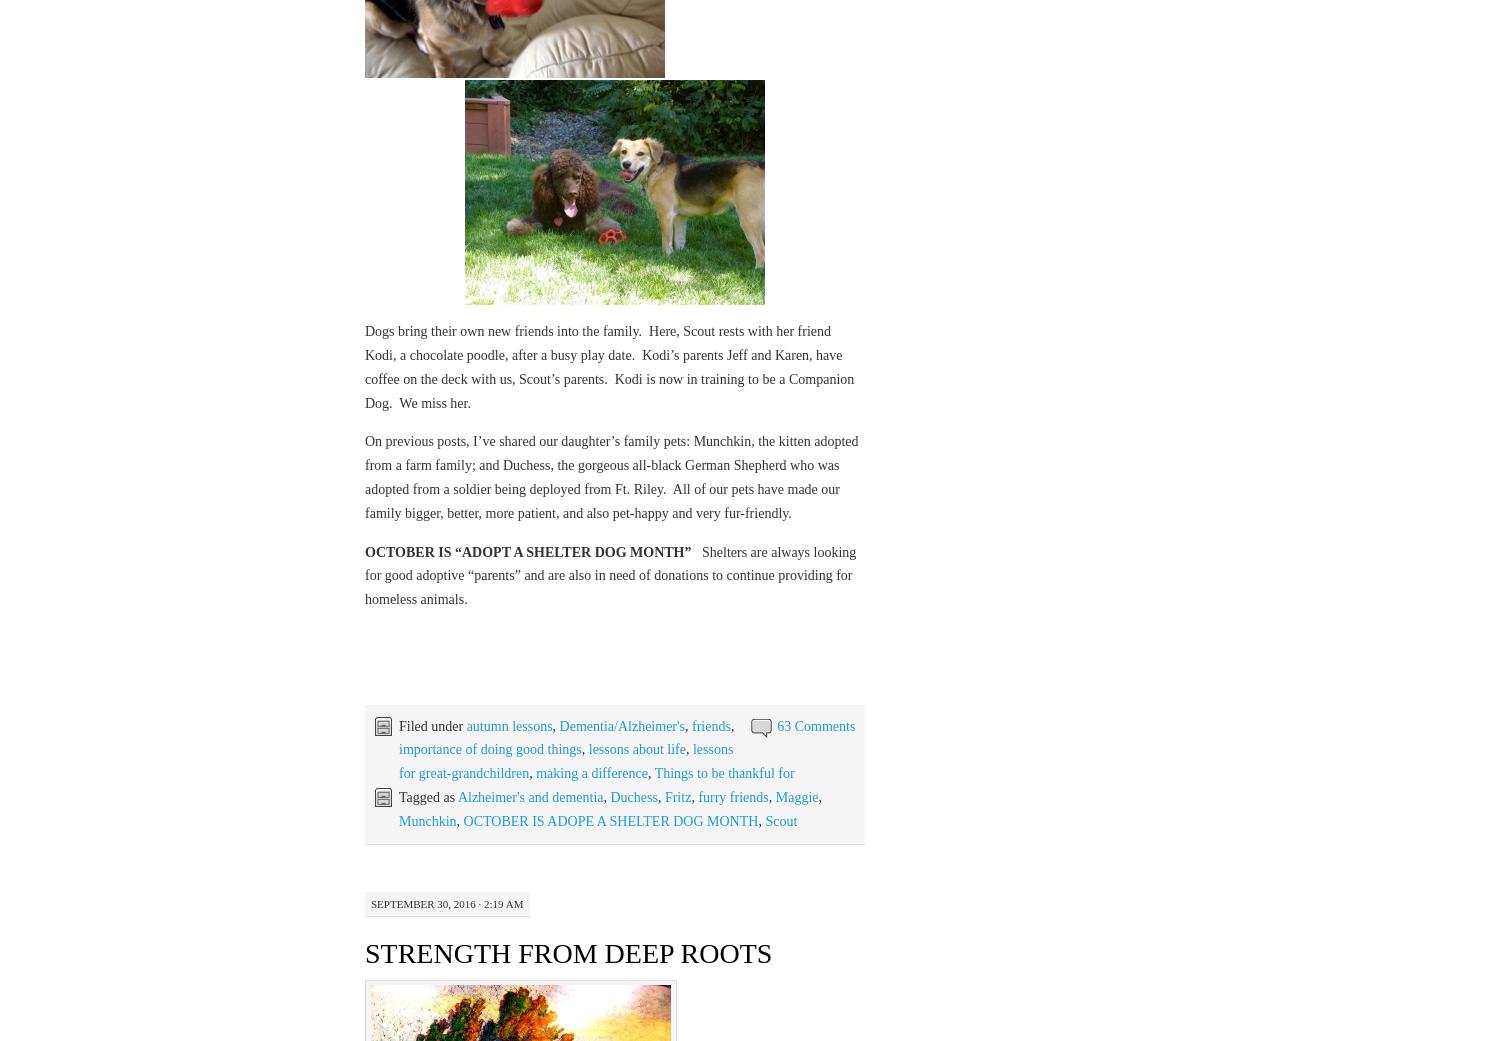 Image resolution: width=1500 pixels, height=1041 pixels. Describe the element at coordinates (723, 773) in the screenshot. I see `'Things to be thankful for'` at that location.